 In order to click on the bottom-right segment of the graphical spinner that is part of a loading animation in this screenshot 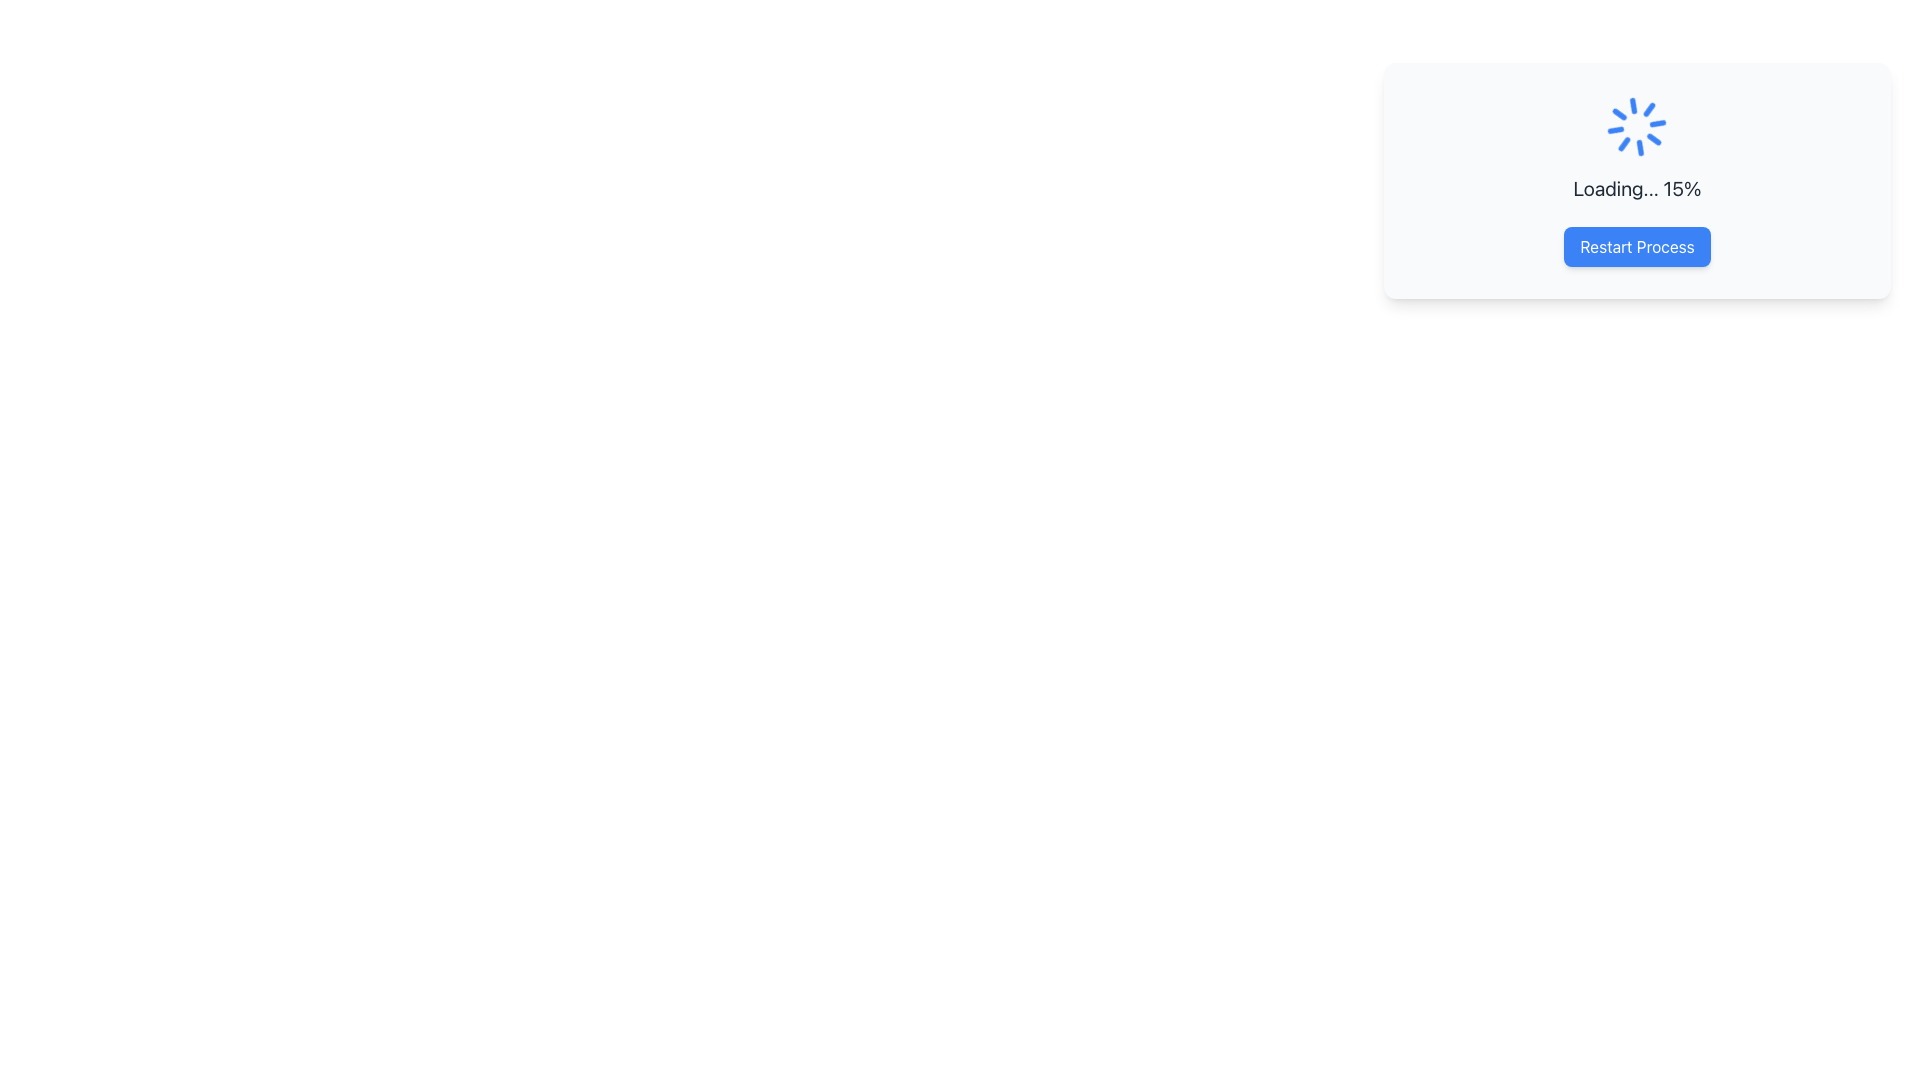, I will do `click(1618, 117)`.